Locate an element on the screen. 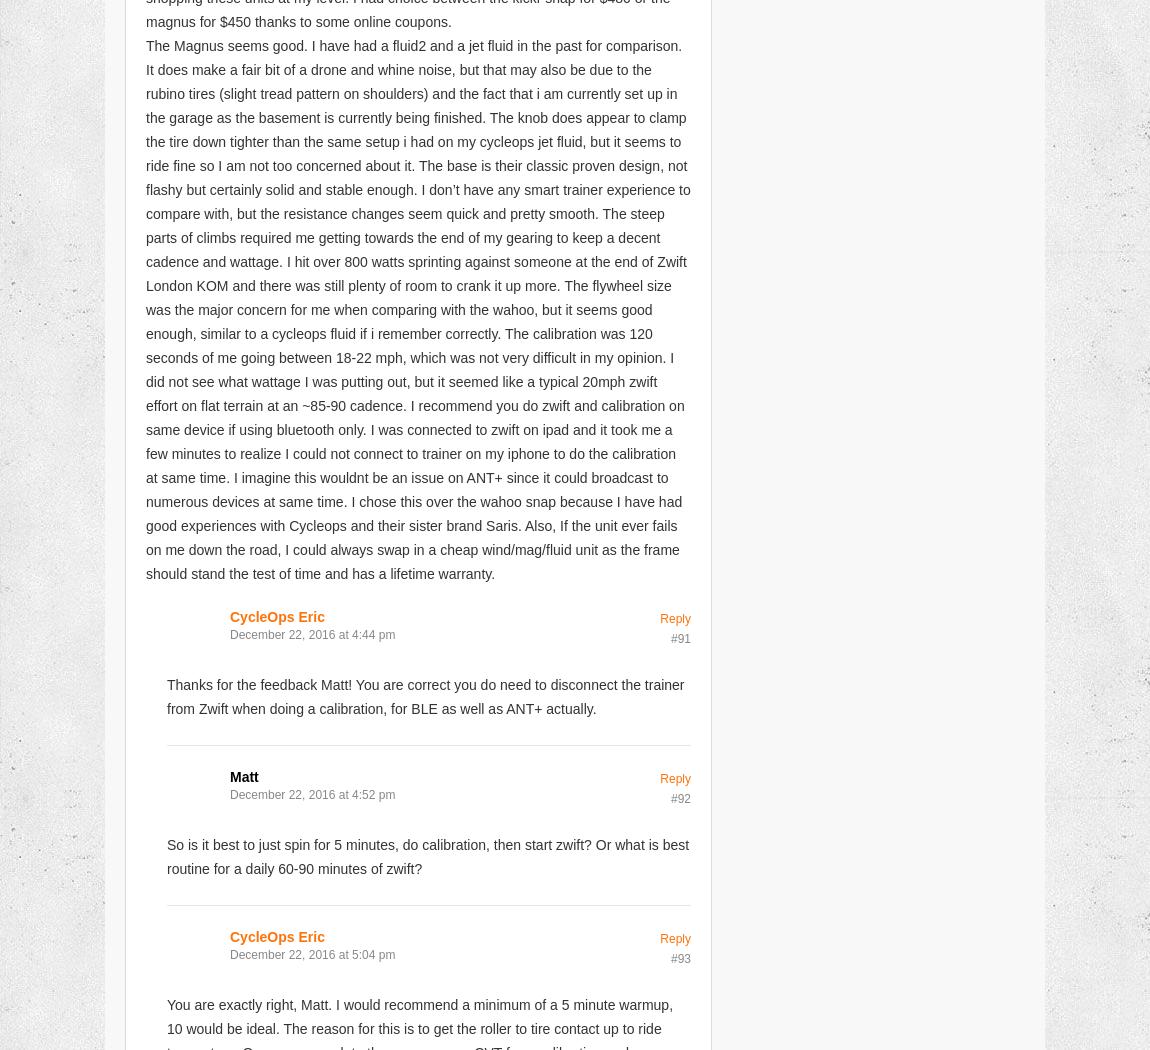 This screenshot has width=1150, height=1050. 'December 22, 2016 at 4:52 pm' is located at coordinates (229, 793).